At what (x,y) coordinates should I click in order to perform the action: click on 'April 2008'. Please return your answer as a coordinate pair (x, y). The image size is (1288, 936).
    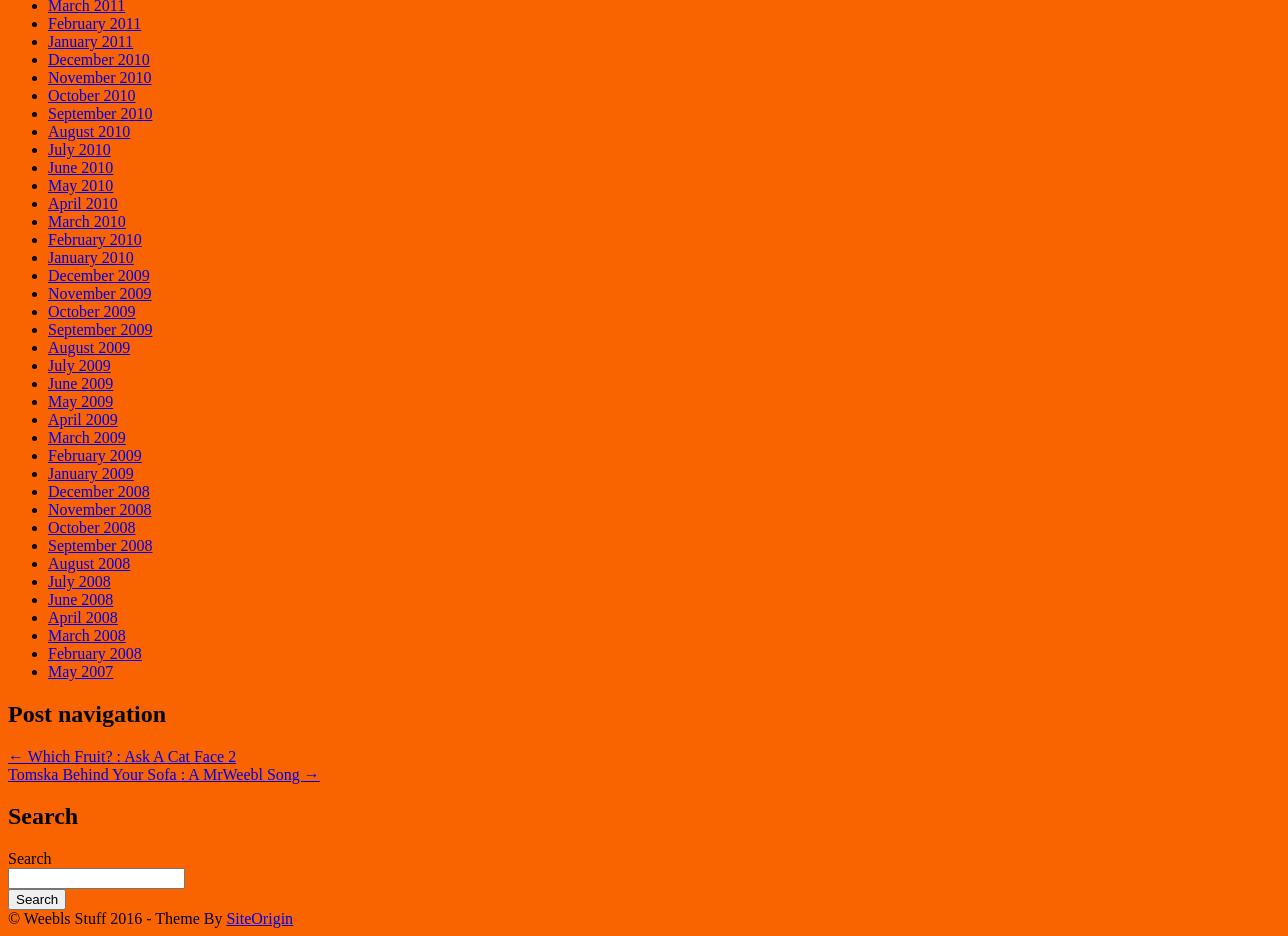
    Looking at the image, I should click on (82, 616).